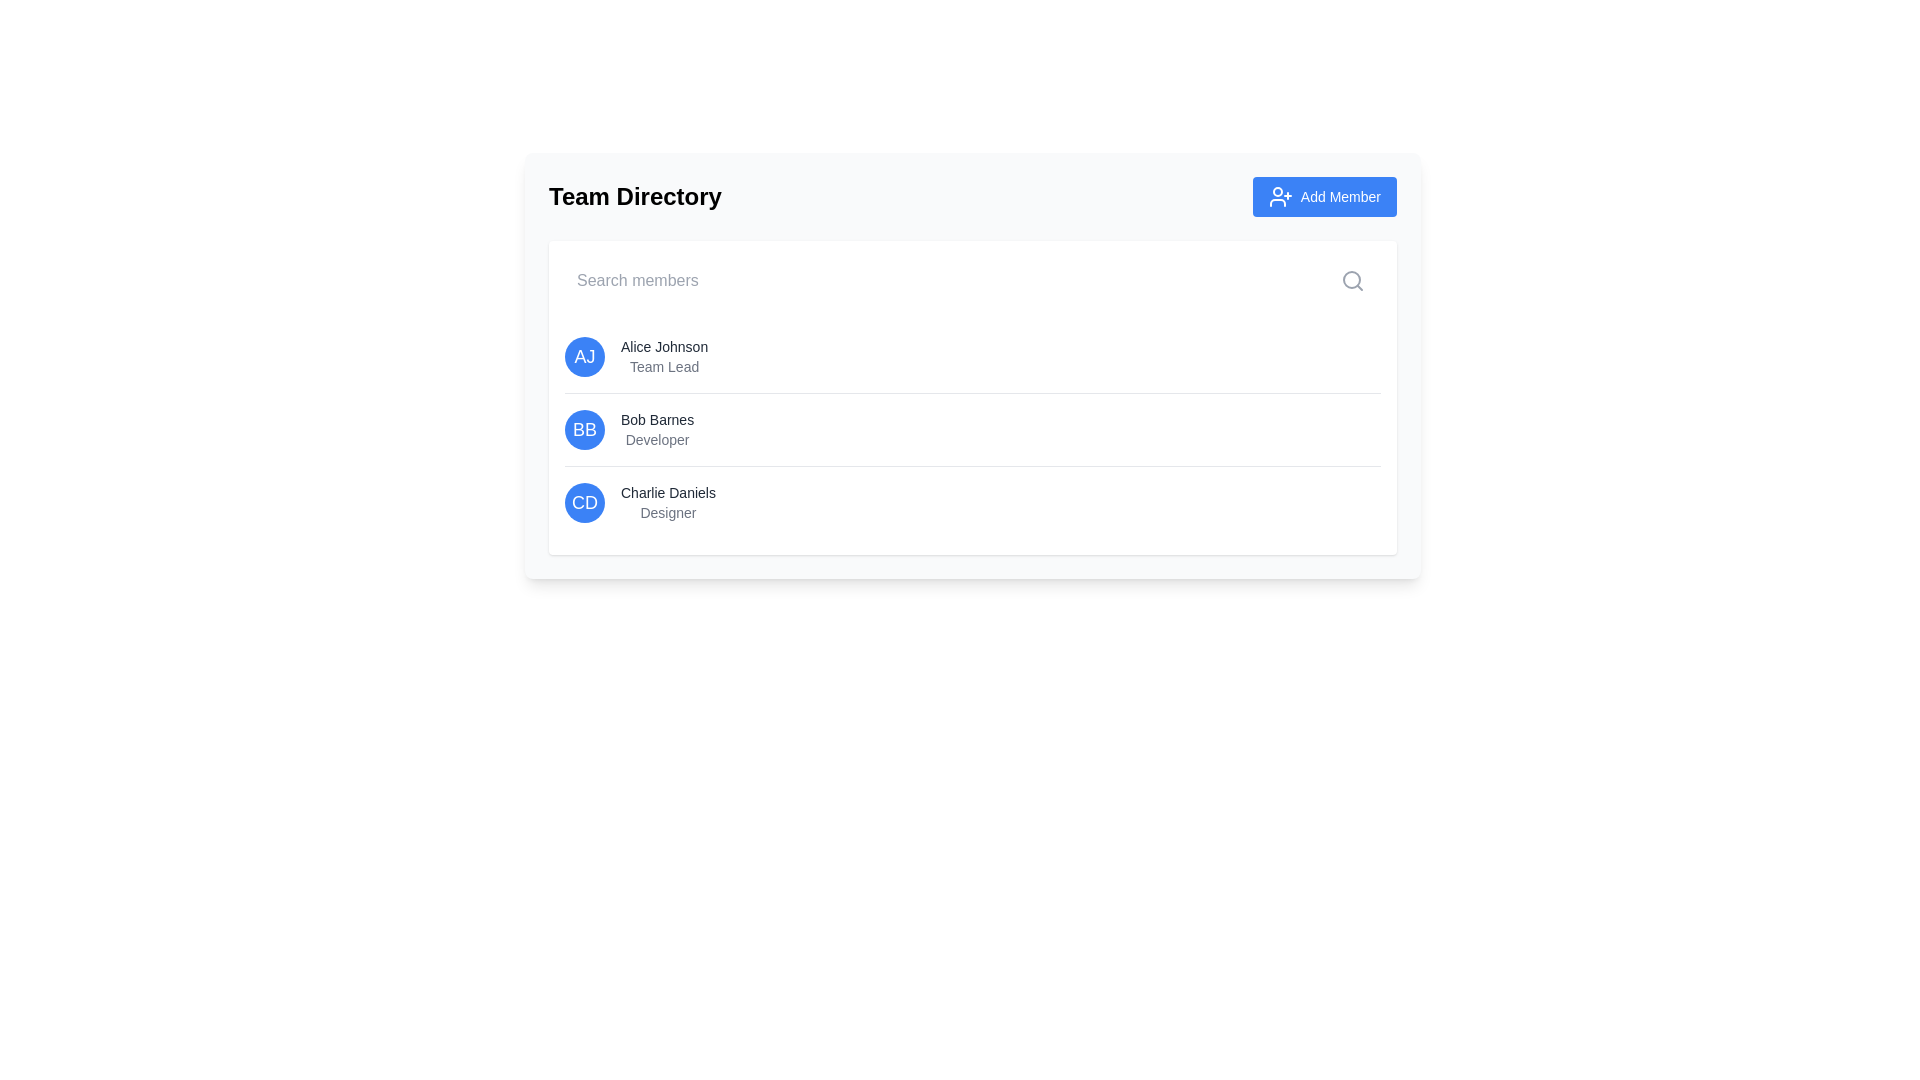  What do you see at coordinates (668, 493) in the screenshot?
I see `the text element containing 'Charlie Daniels' in the 'Team Directory' section, styled with a small font size and dark gray color, positioned under the last team member's name` at bounding box center [668, 493].